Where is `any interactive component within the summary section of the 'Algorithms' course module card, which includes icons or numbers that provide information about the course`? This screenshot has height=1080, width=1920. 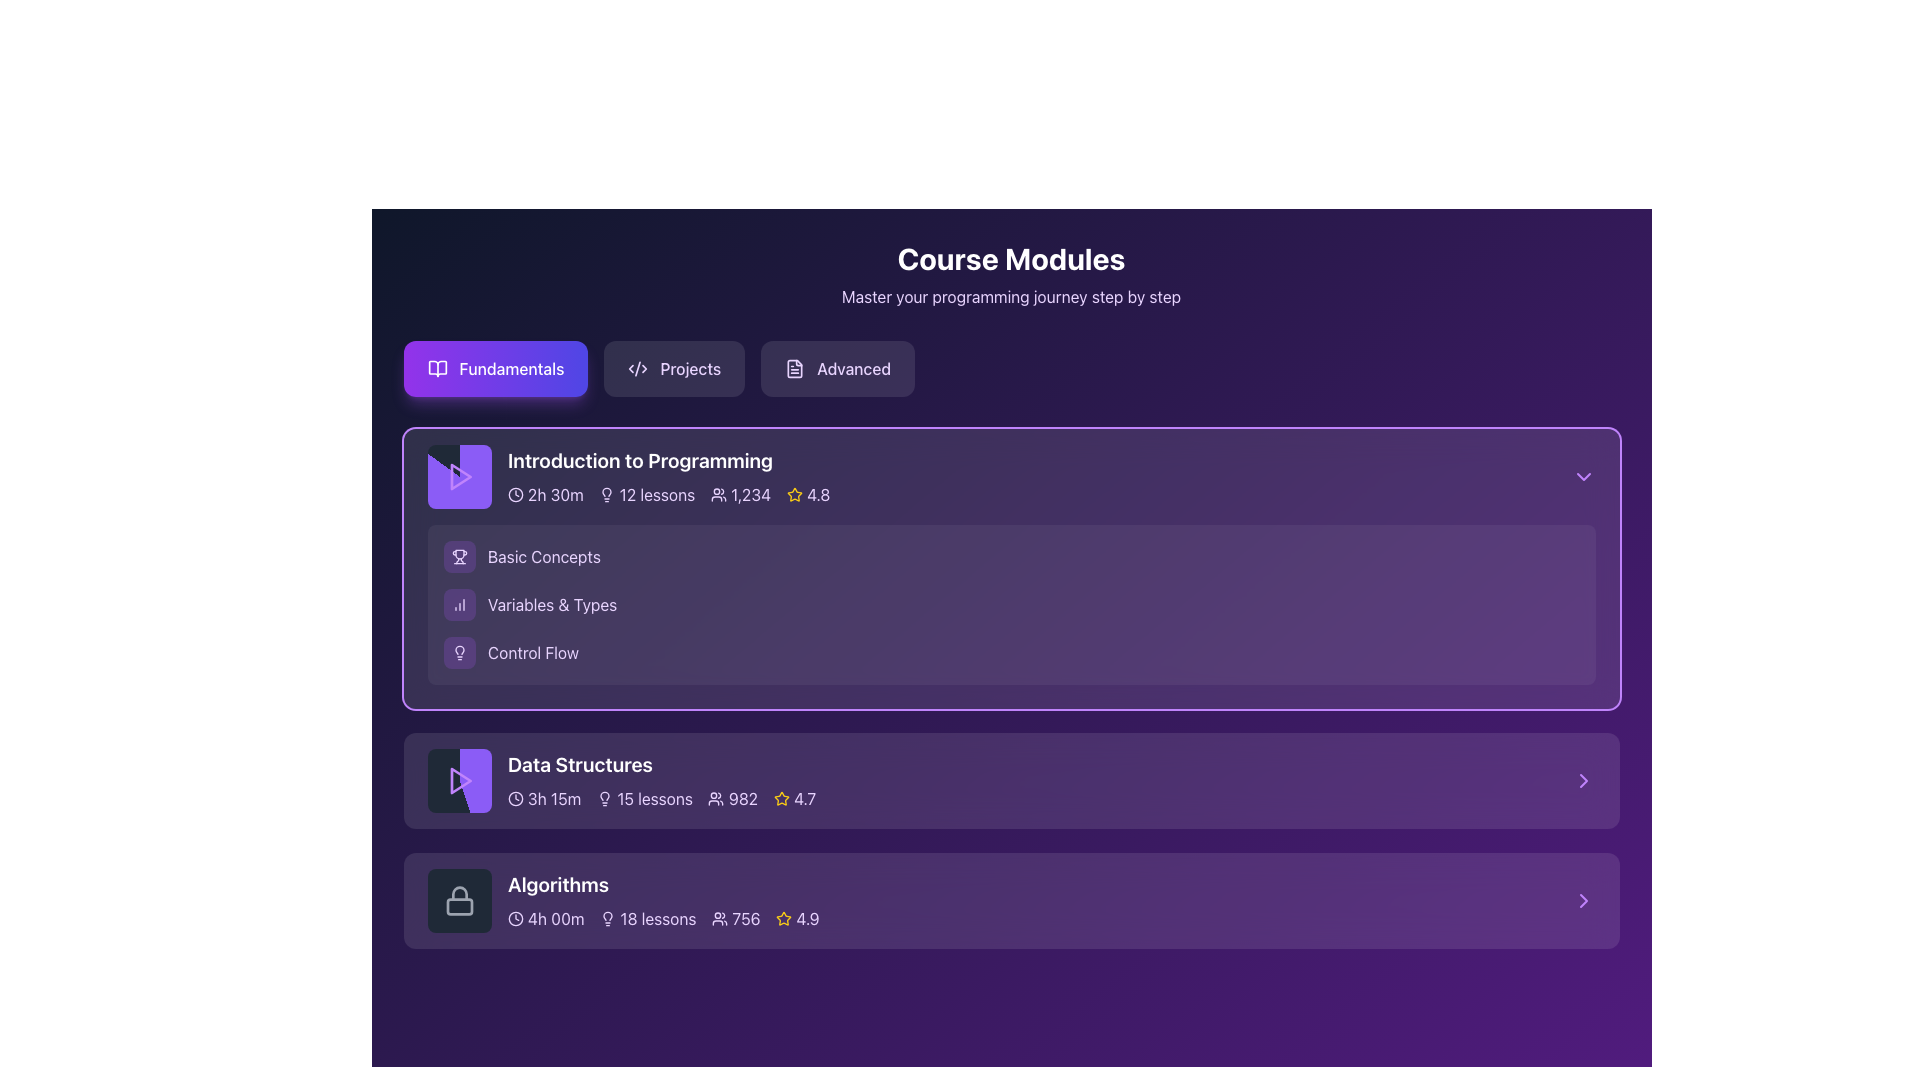 any interactive component within the summary section of the 'Algorithms' course module card, which includes icons or numbers that provide information about the course is located at coordinates (663, 918).